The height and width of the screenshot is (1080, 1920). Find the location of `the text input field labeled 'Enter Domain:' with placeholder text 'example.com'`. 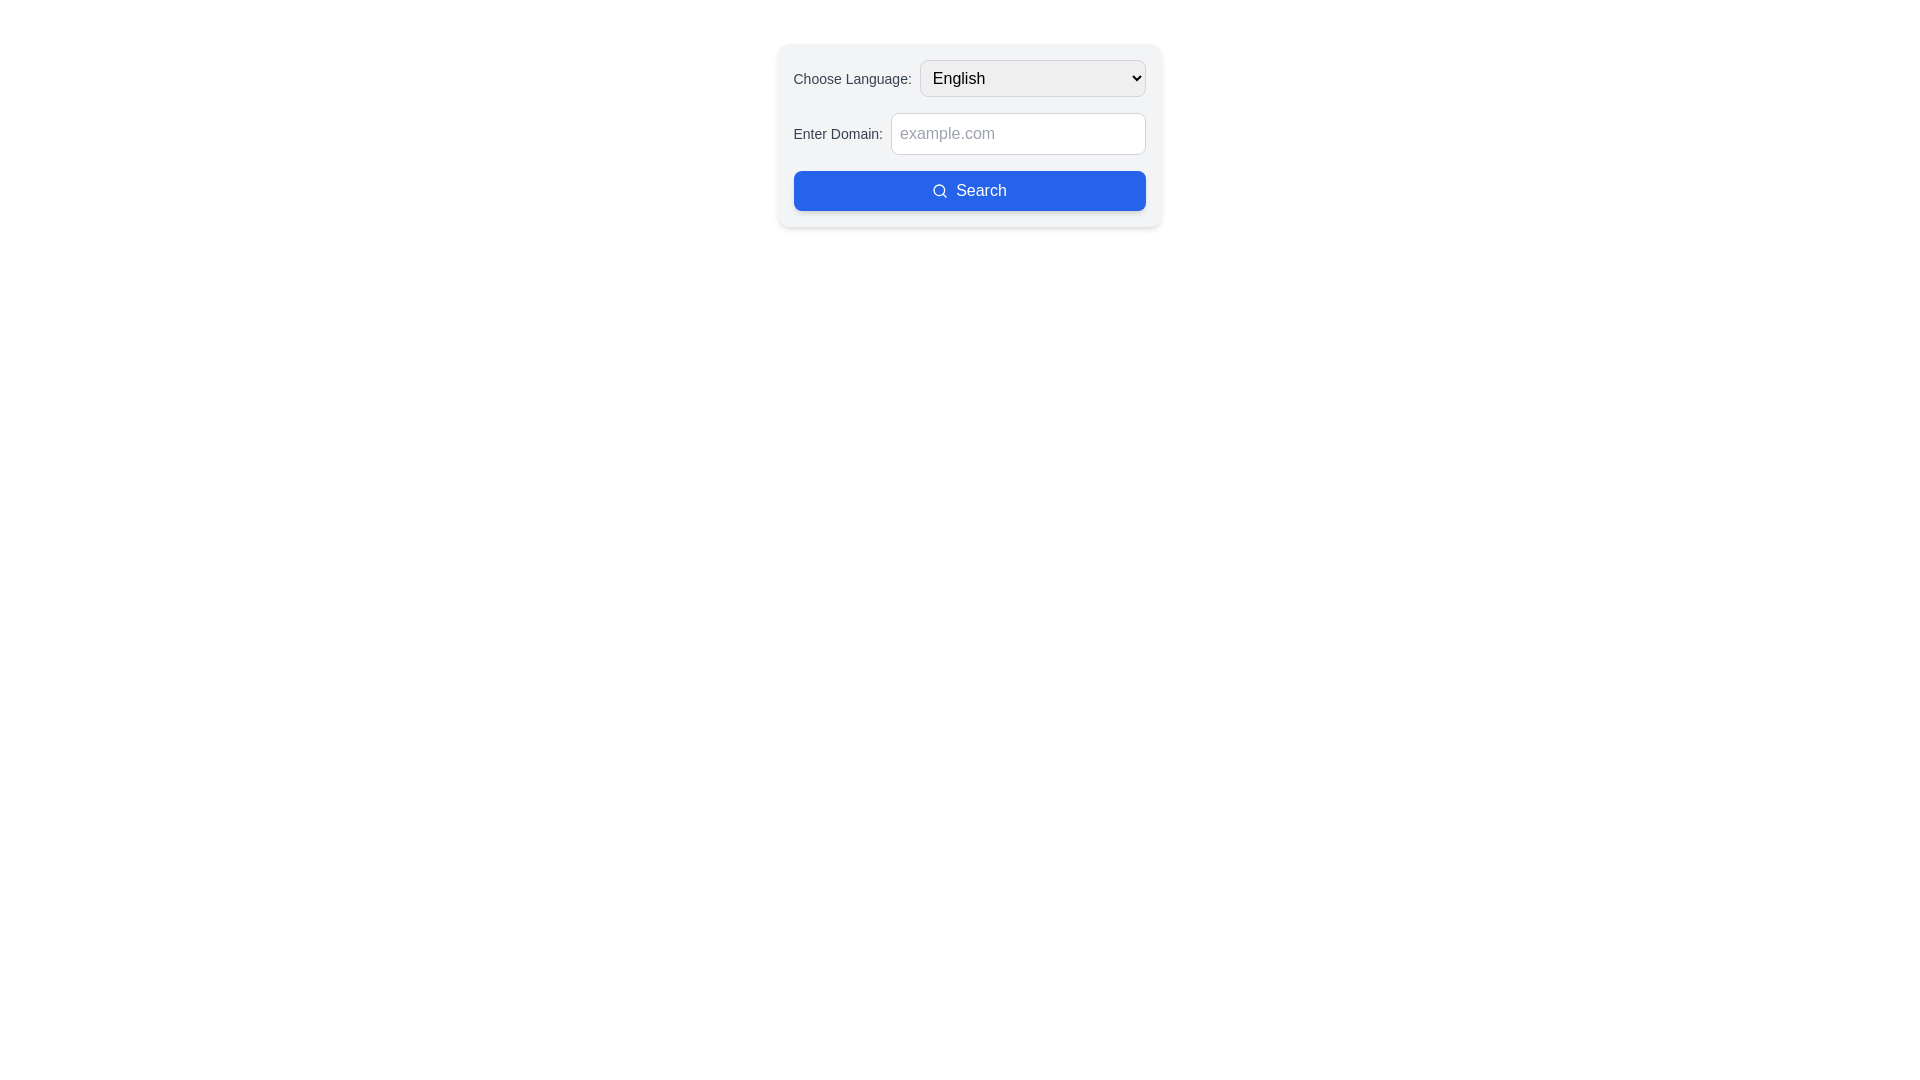

the text input field labeled 'Enter Domain:' with placeholder text 'example.com' is located at coordinates (969, 134).